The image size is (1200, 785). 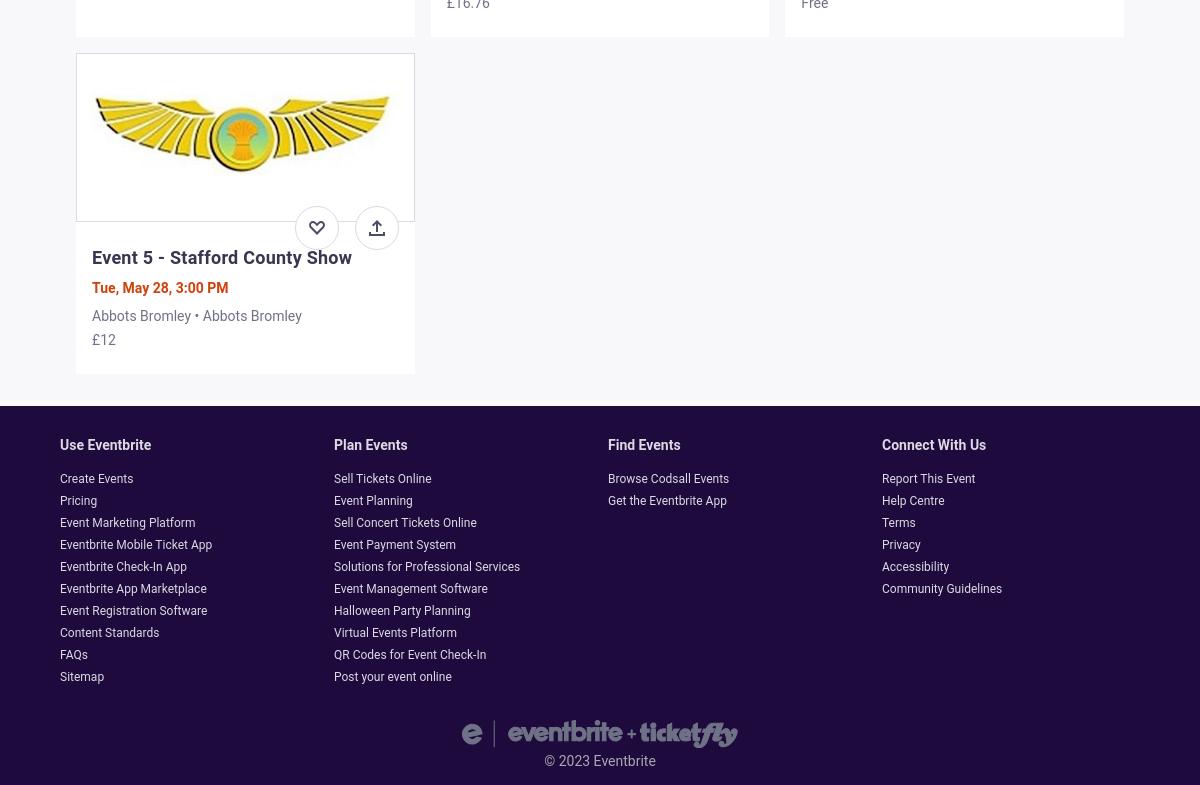 What do you see at coordinates (195, 314) in the screenshot?
I see `'Abbots Bromley • Abbots Bromley'` at bounding box center [195, 314].